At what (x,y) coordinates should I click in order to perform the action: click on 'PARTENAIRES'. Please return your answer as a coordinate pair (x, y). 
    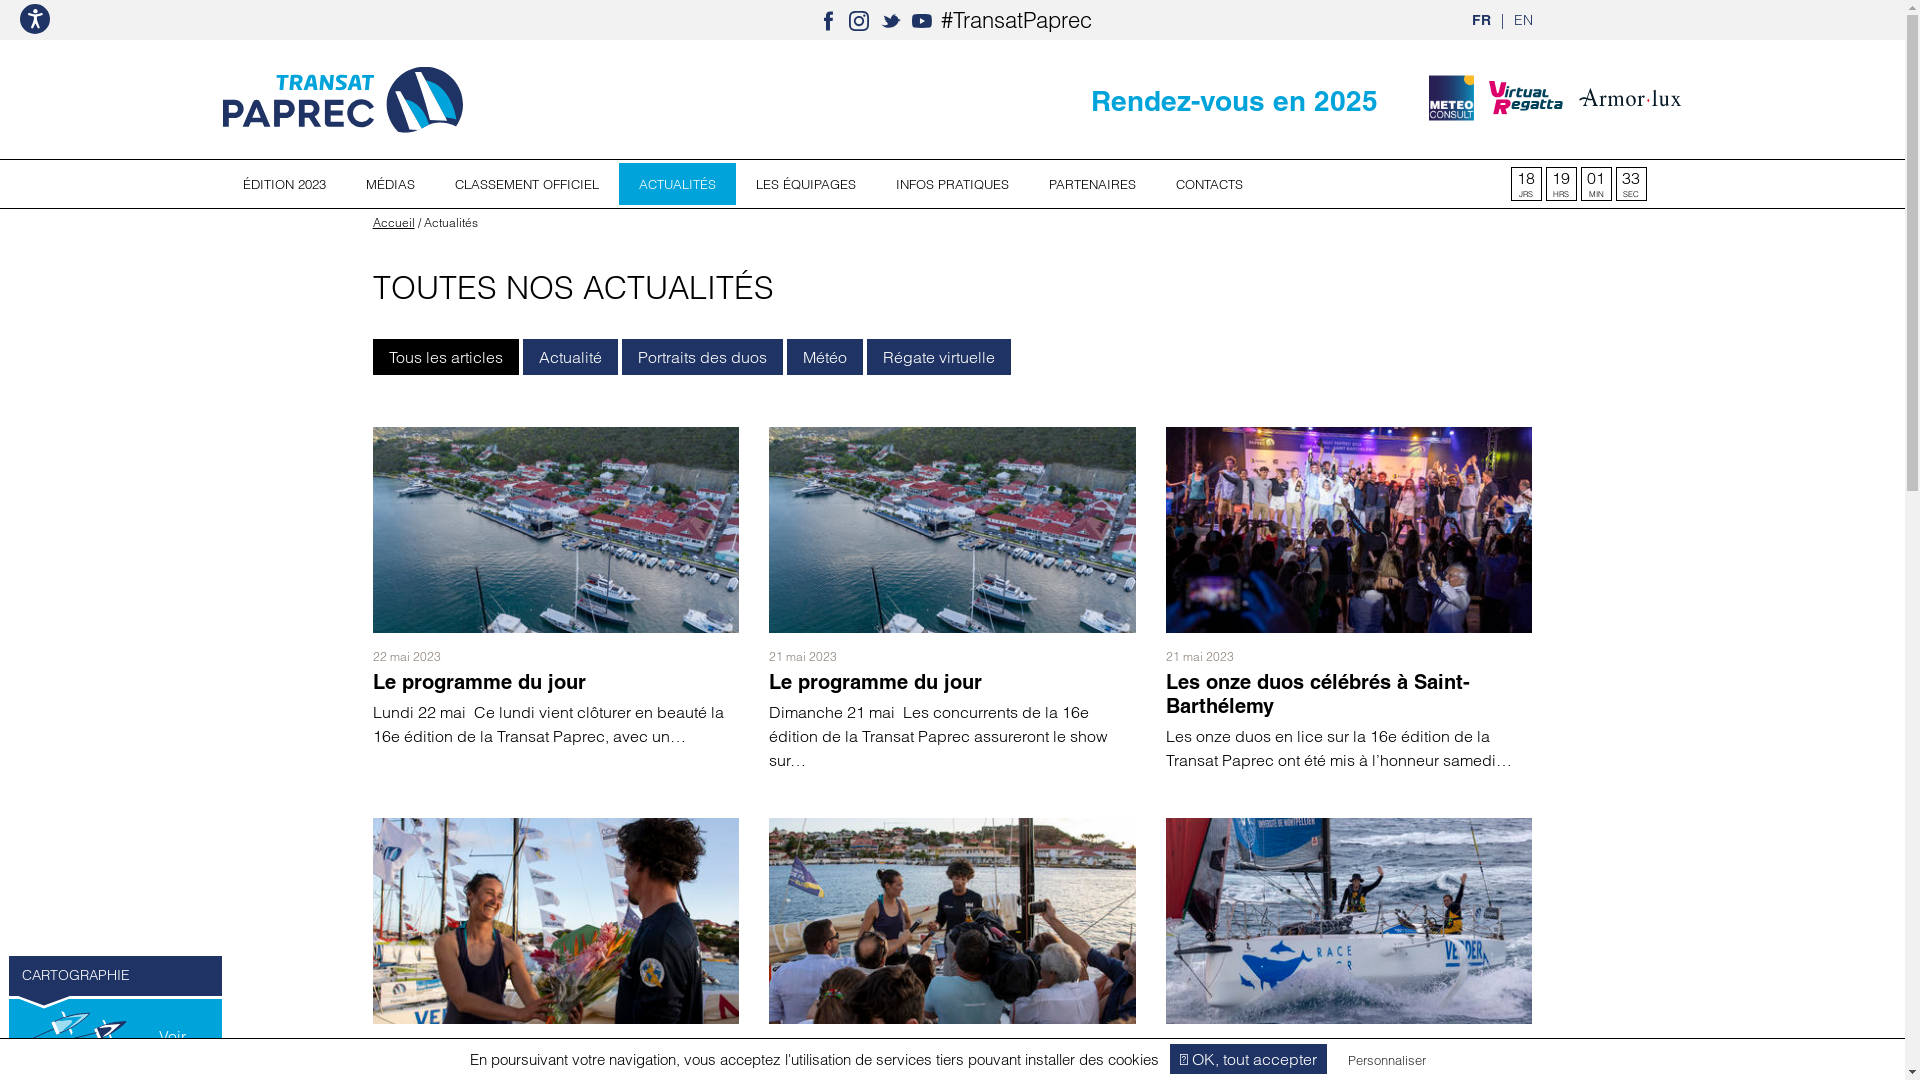
    Looking at the image, I should click on (1090, 184).